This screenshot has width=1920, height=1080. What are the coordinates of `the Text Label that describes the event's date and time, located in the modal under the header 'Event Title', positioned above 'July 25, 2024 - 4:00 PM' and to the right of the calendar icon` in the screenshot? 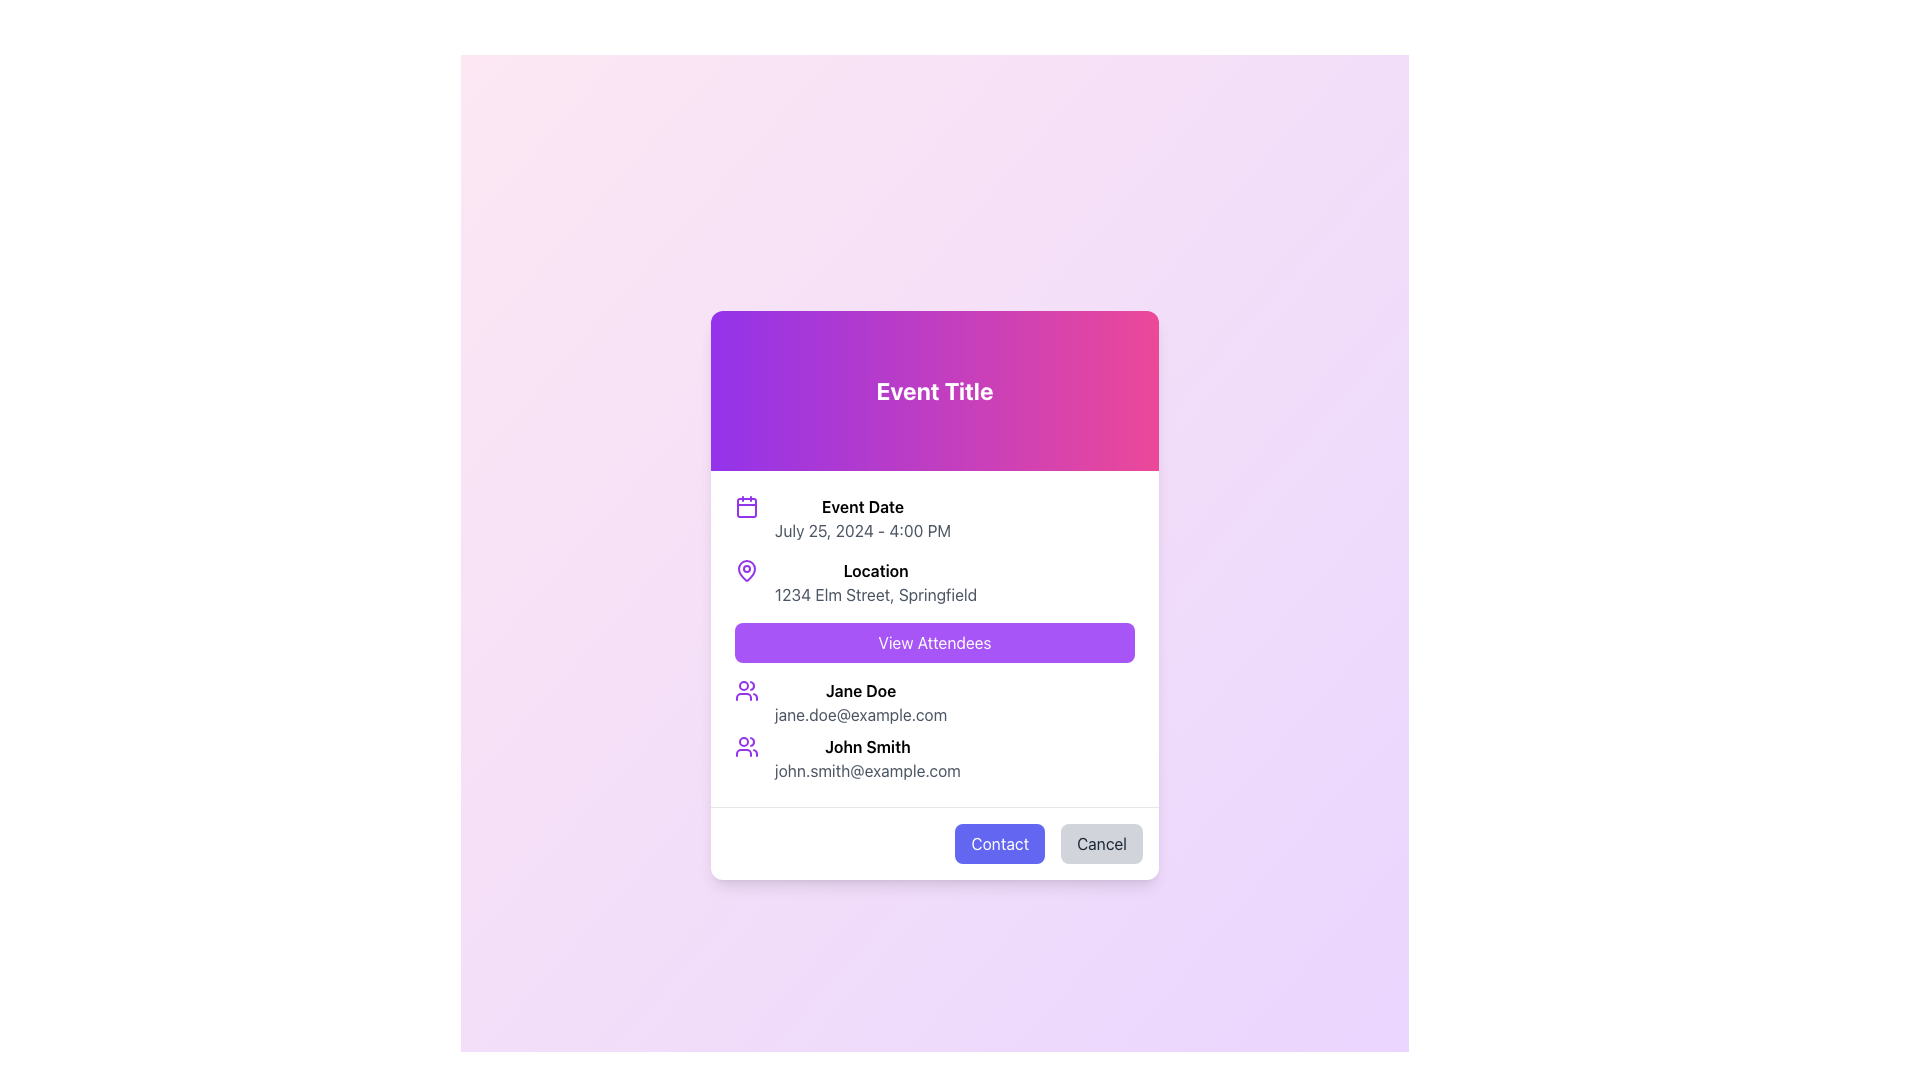 It's located at (863, 505).